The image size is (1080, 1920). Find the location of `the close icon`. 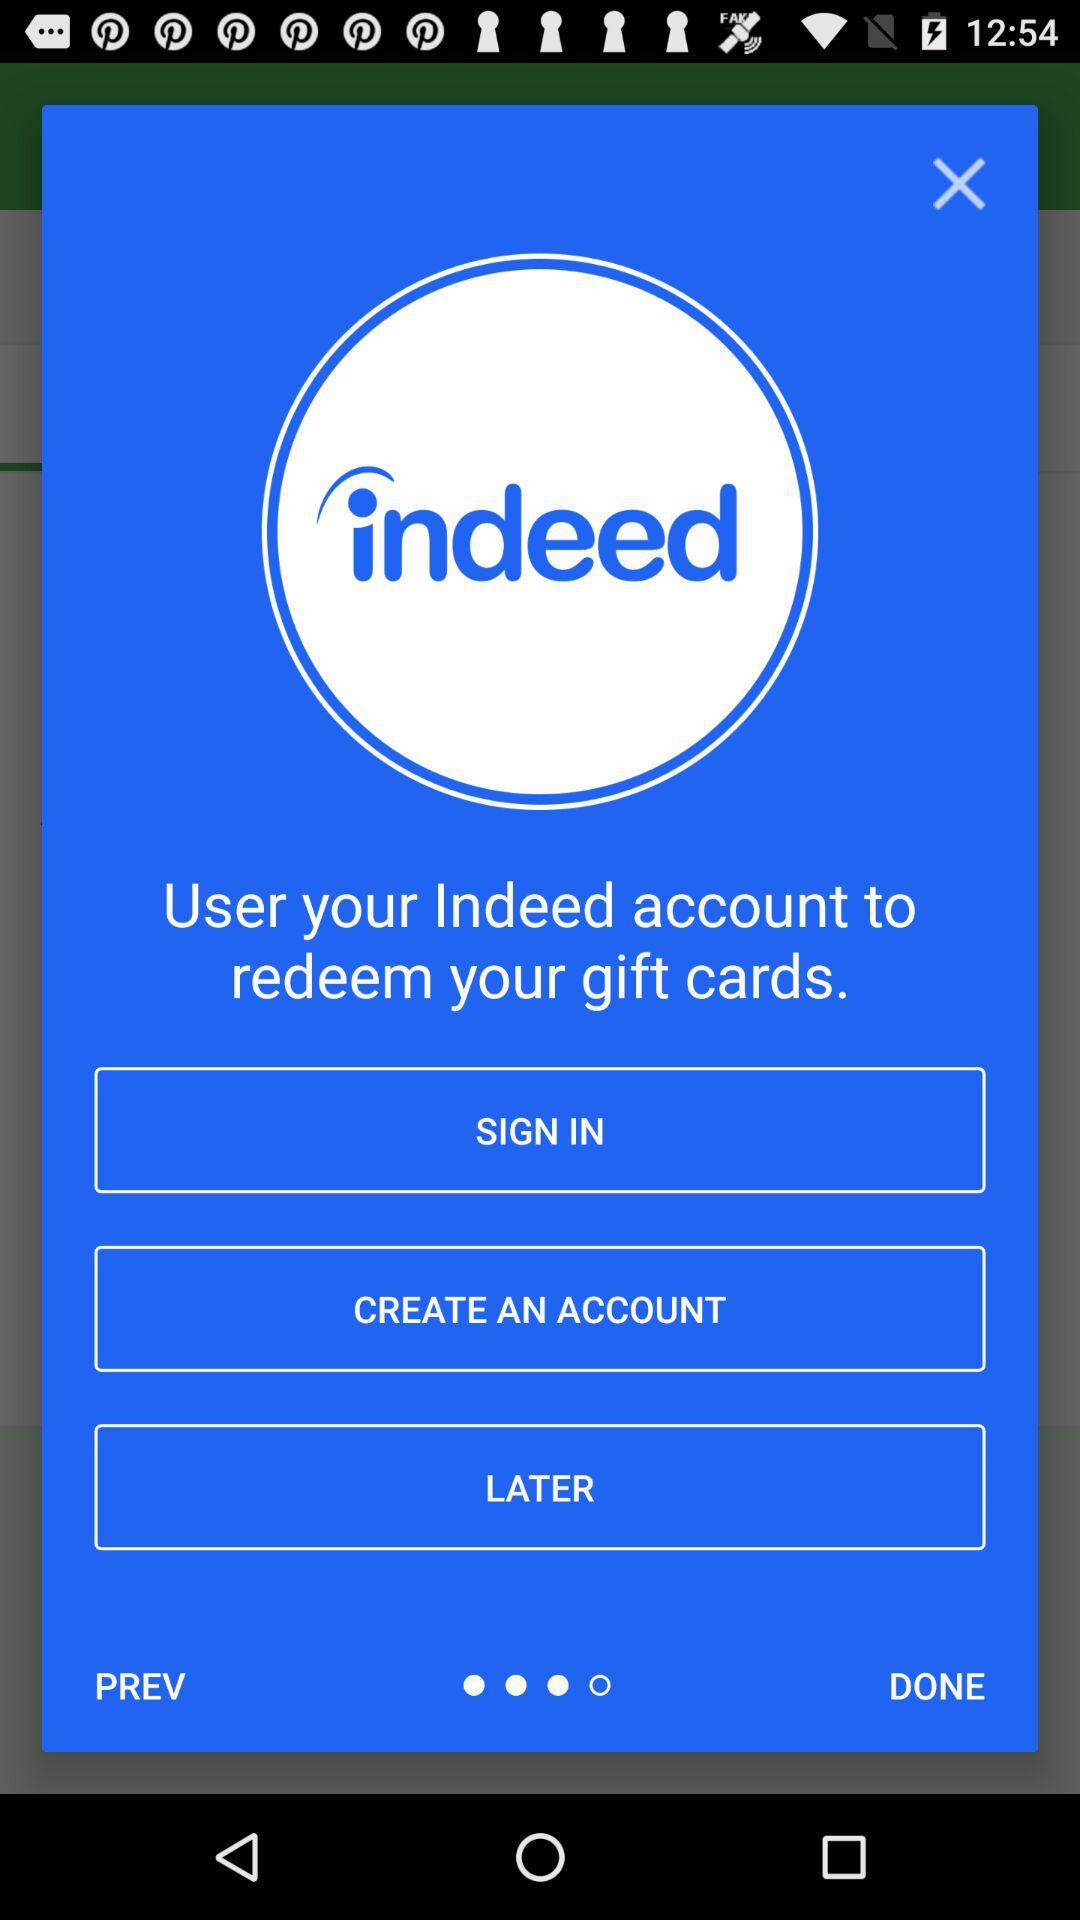

the close icon is located at coordinates (958, 196).